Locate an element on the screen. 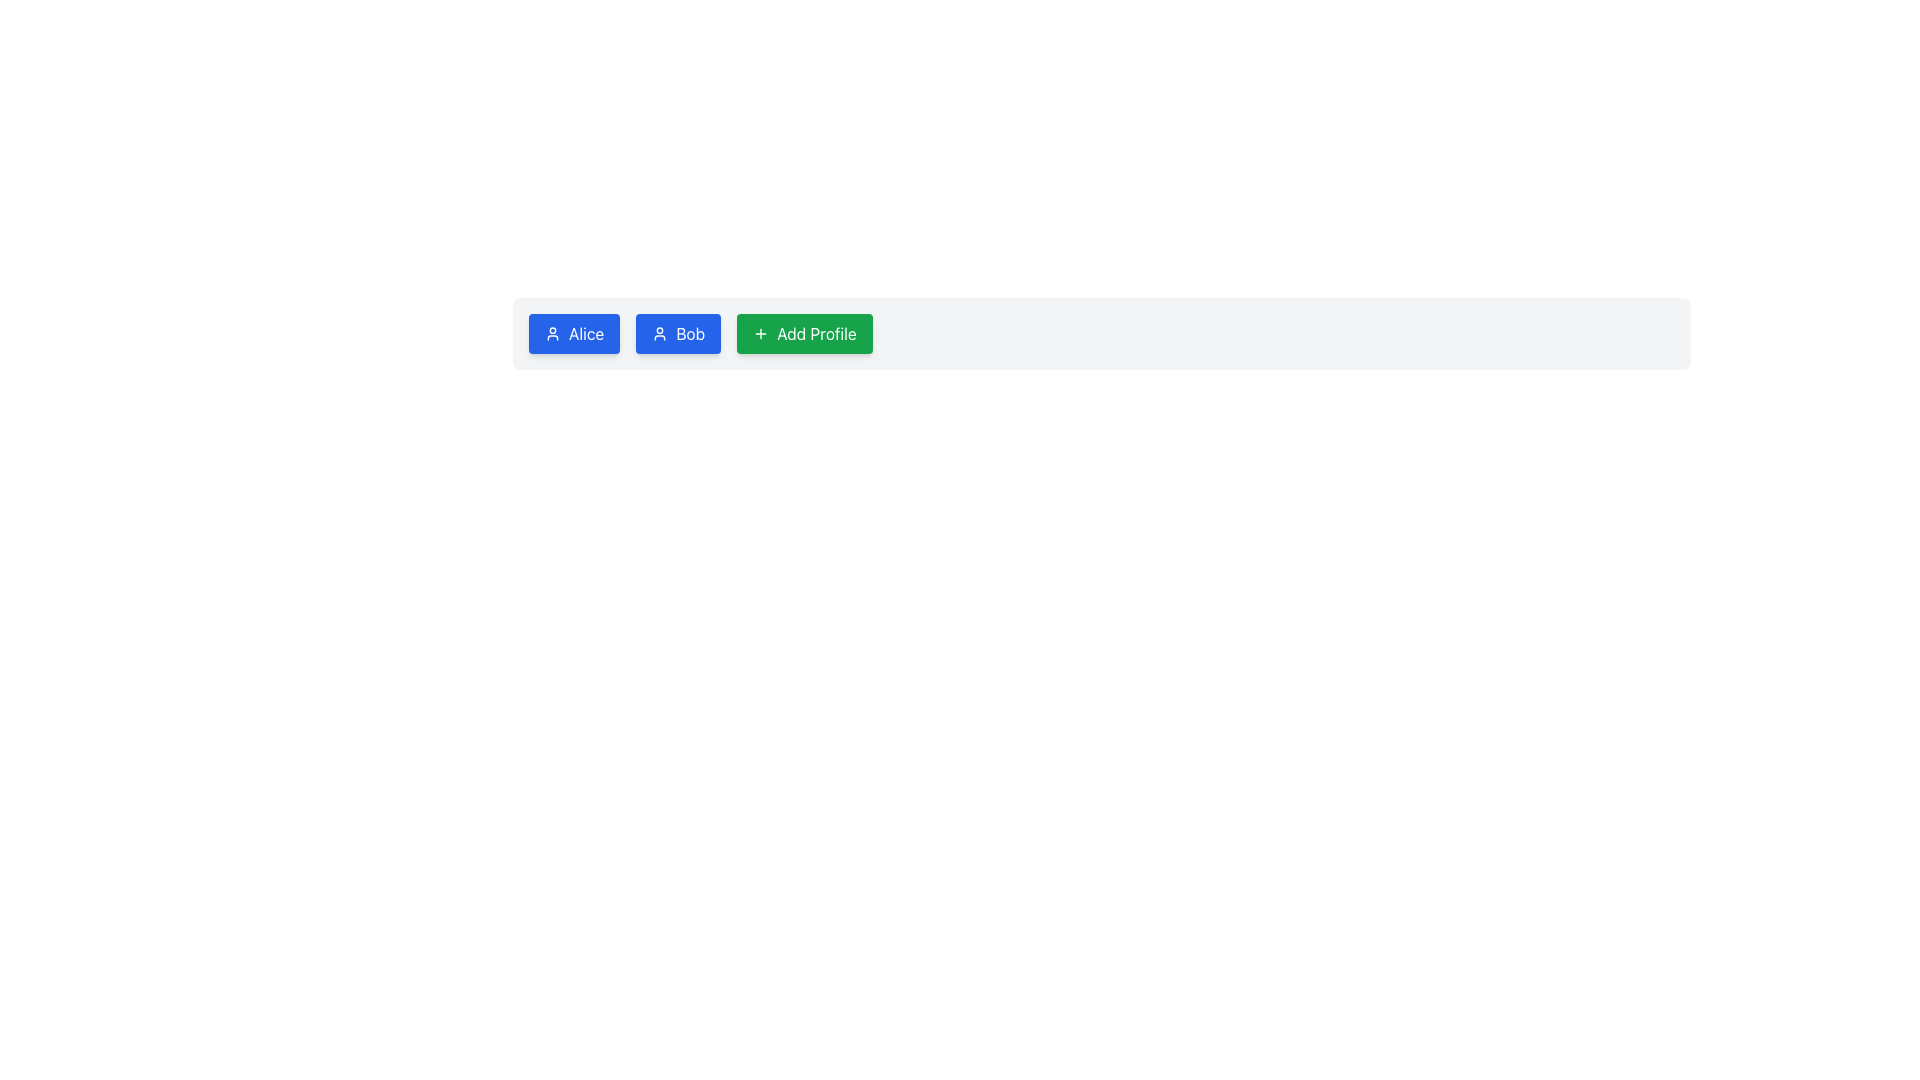 Image resolution: width=1920 pixels, height=1080 pixels. the user profile icon labeled 'Alice', which is the first button in a horizontal row of buttons is located at coordinates (552, 333).